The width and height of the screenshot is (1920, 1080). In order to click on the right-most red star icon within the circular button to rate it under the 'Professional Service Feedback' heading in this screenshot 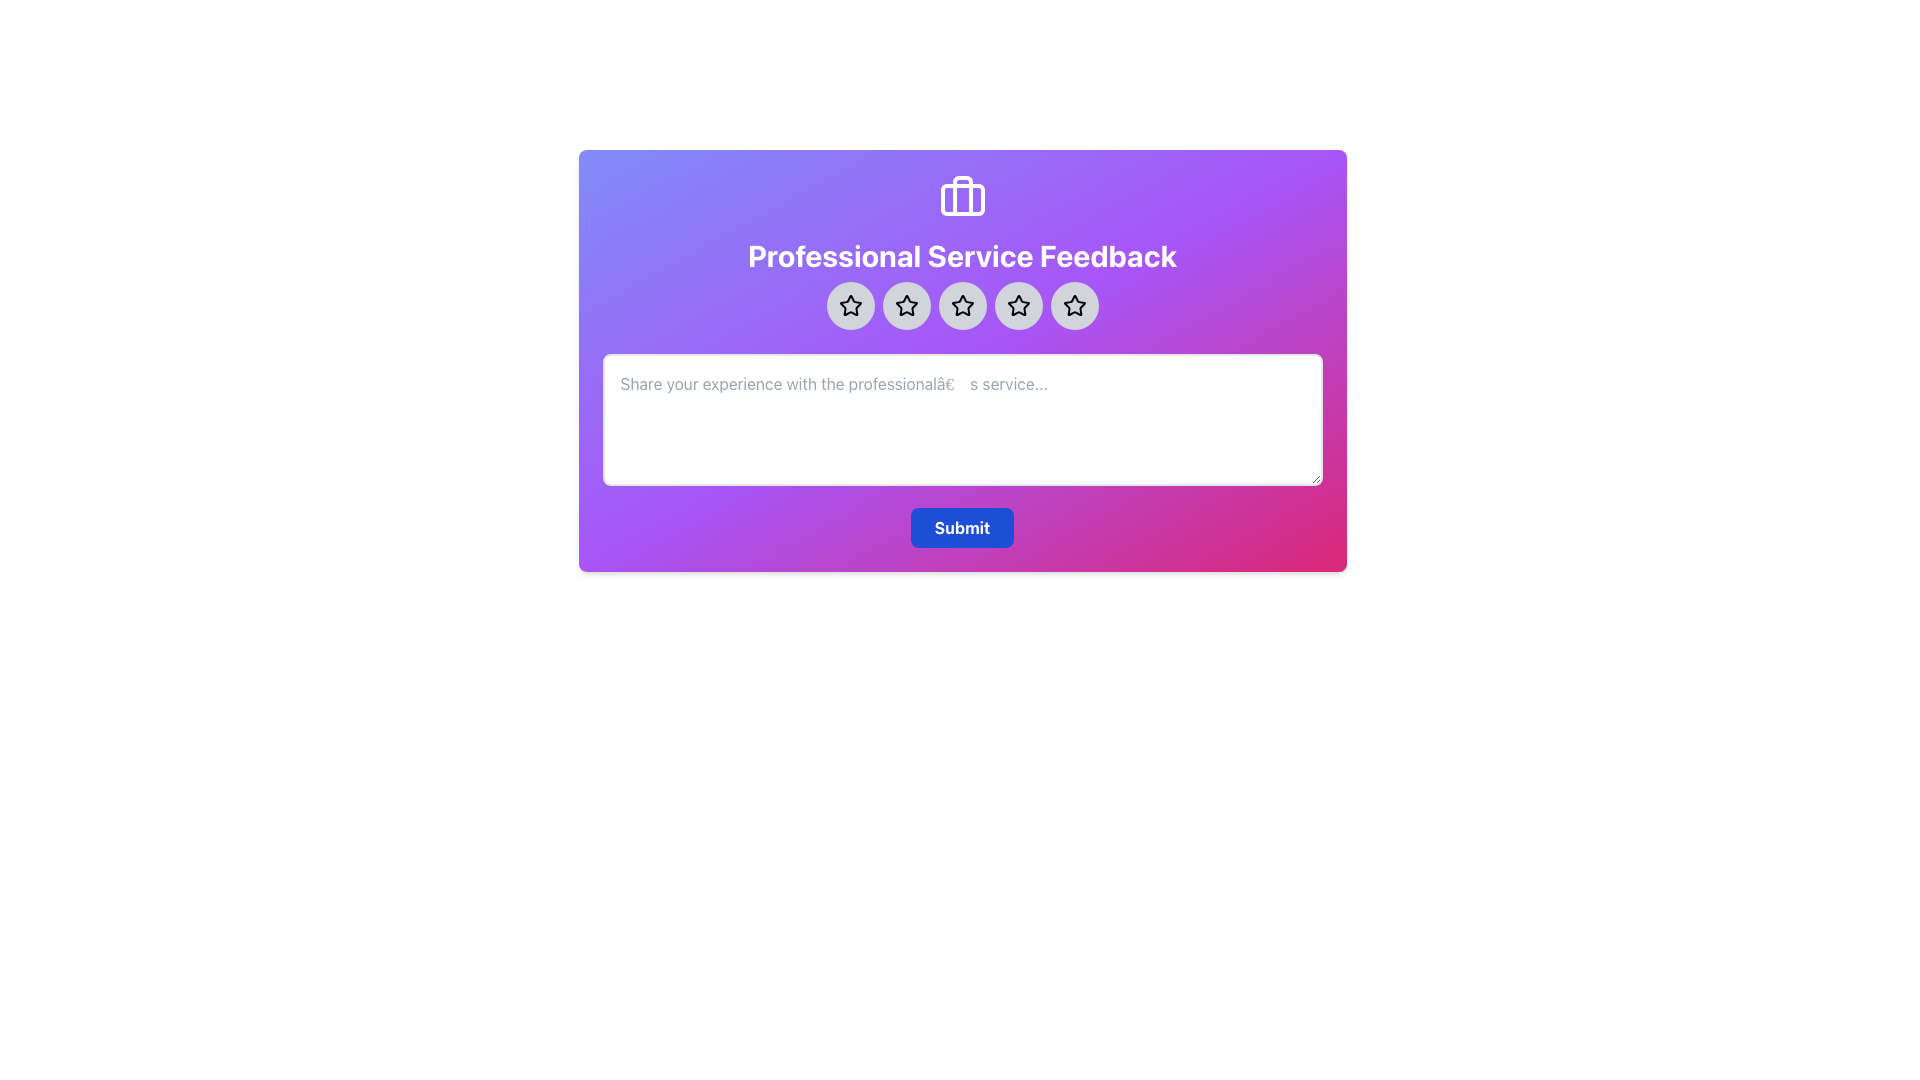, I will do `click(1073, 304)`.